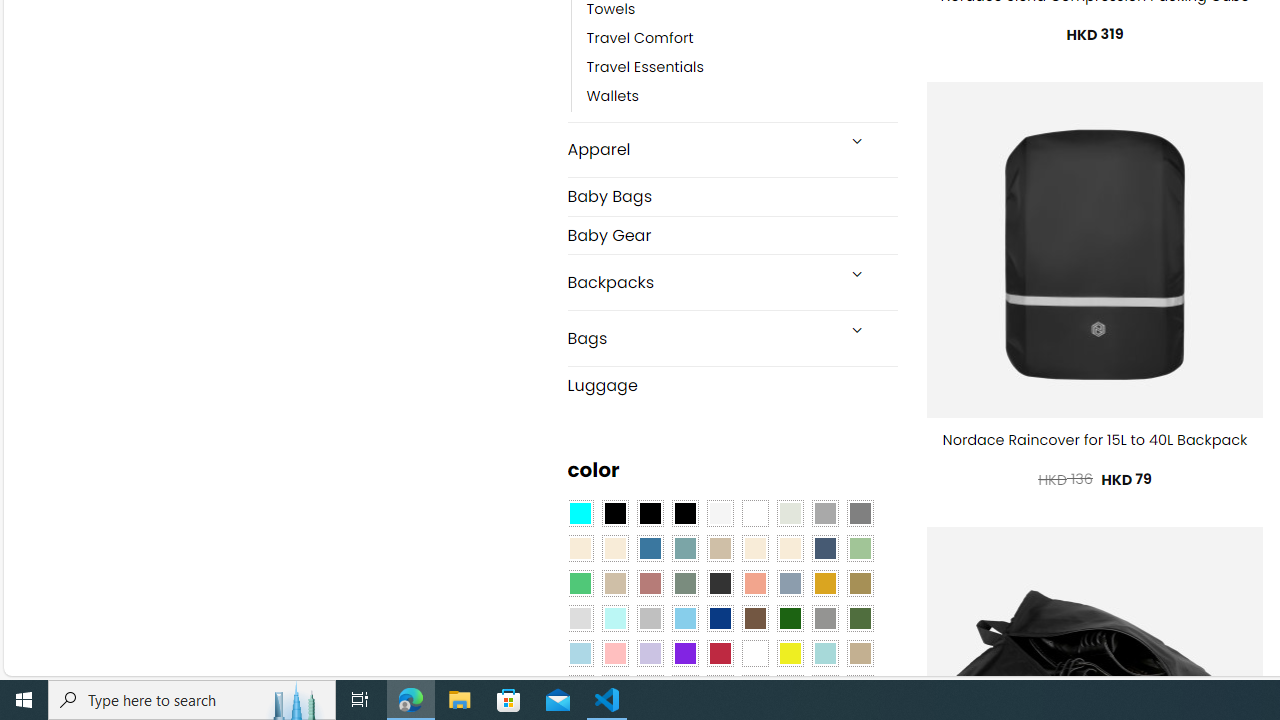 Image resolution: width=1280 pixels, height=720 pixels. What do you see at coordinates (824, 513) in the screenshot?
I see `'Dark Gray'` at bounding box center [824, 513].